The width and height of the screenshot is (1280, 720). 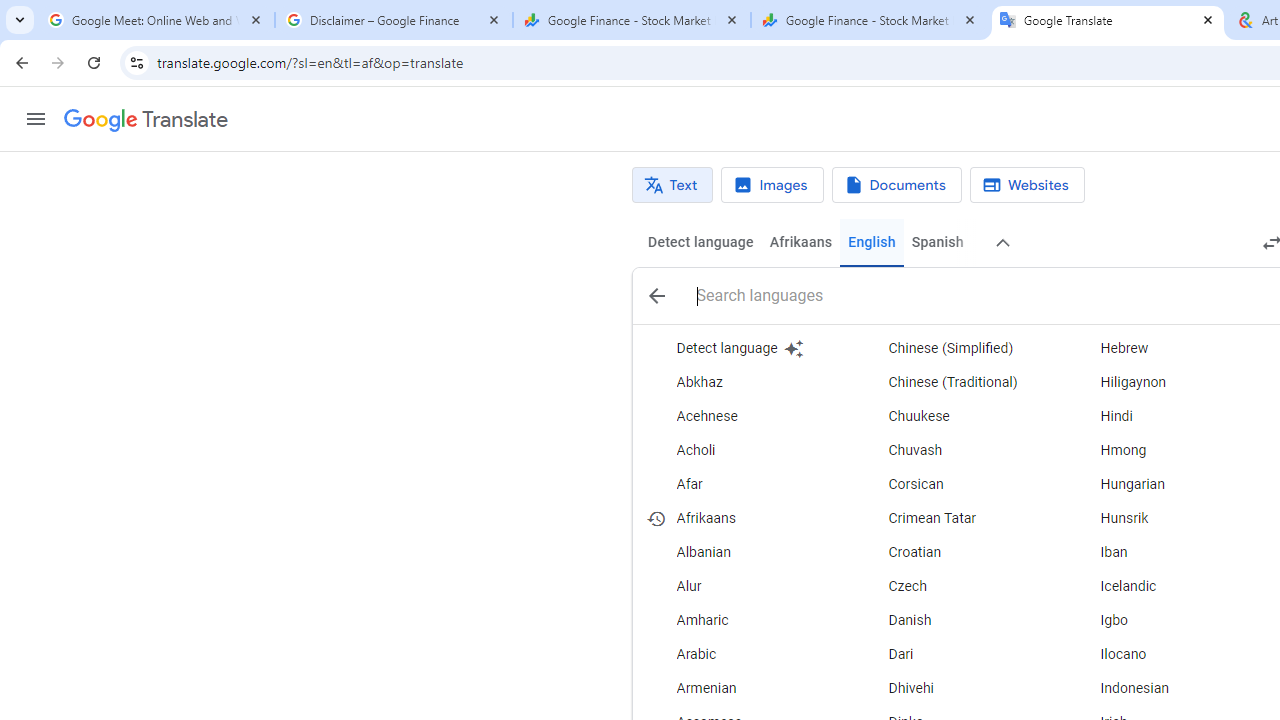 What do you see at coordinates (1169, 484) in the screenshot?
I see `'Hungarian'` at bounding box center [1169, 484].